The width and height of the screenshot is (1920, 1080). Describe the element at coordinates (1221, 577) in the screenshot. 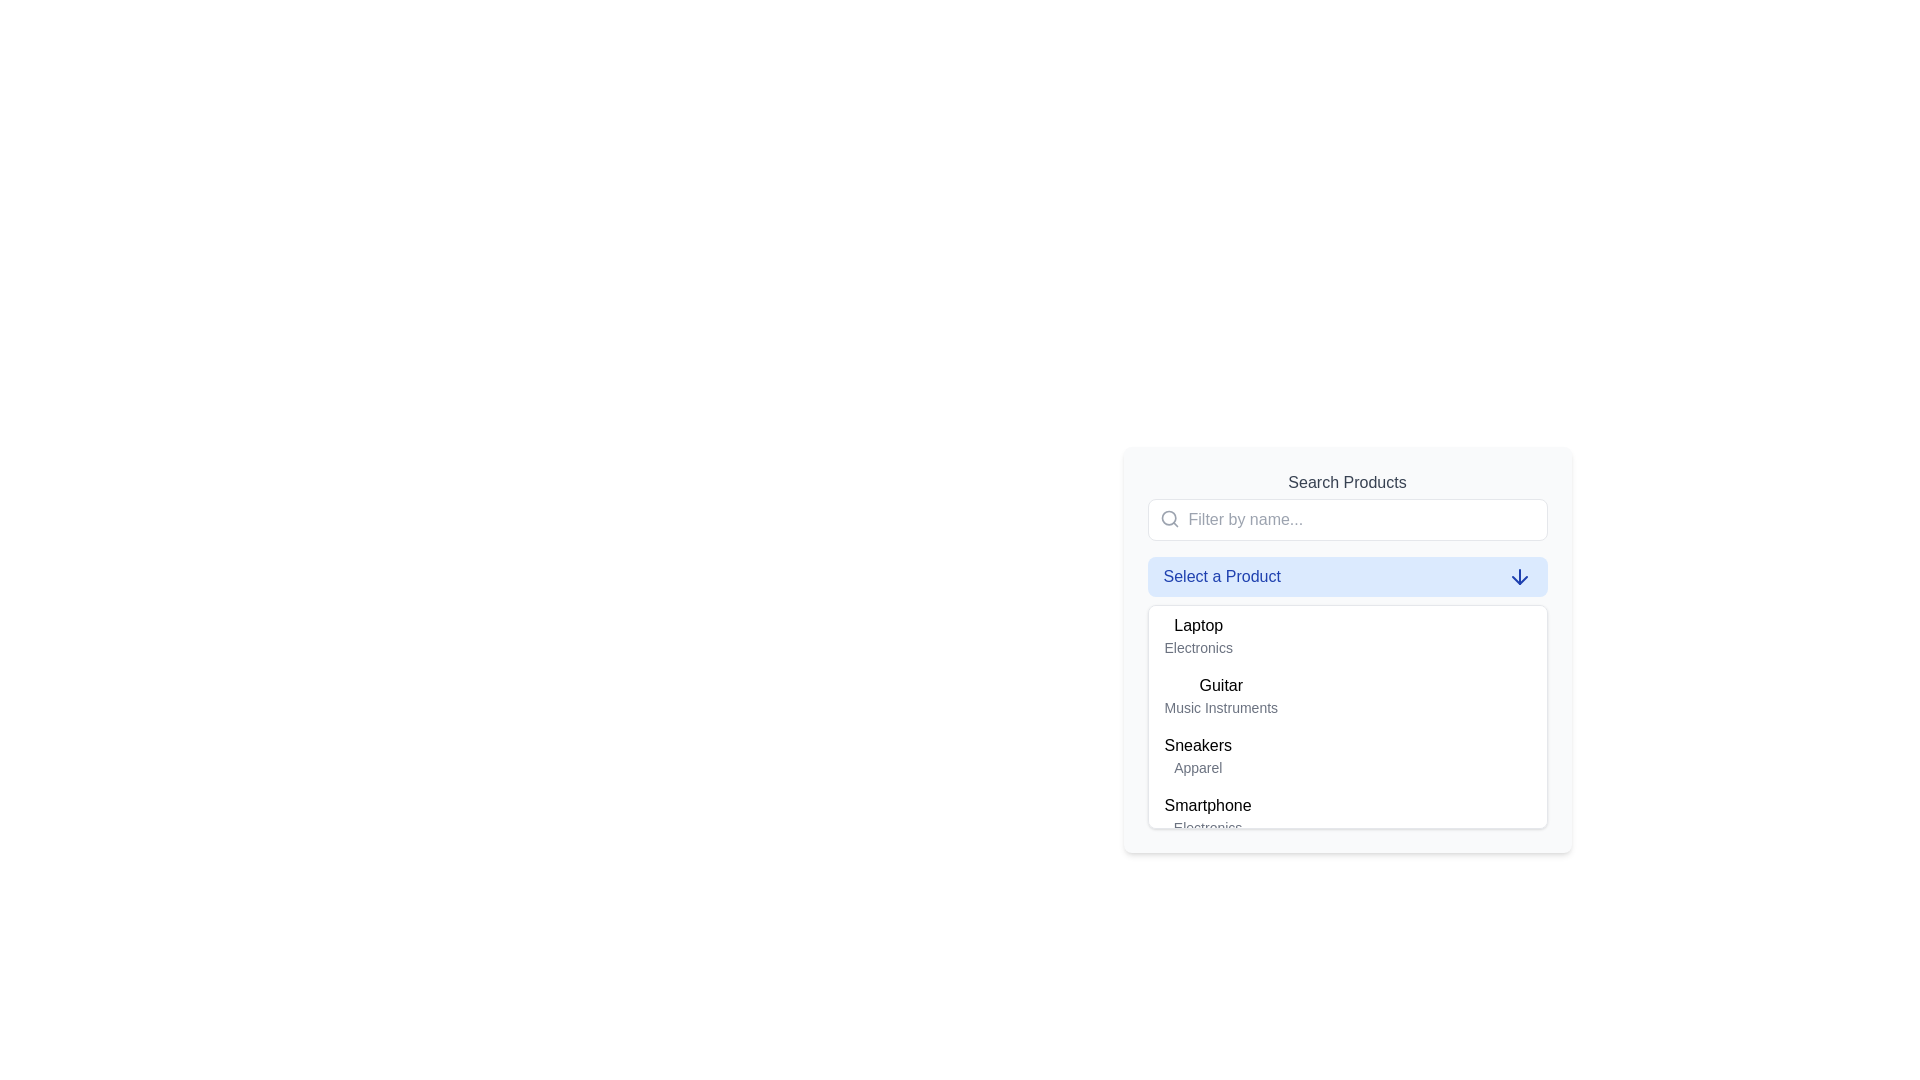

I see `the text label that prompts users to select an item from the dropdown options, which is positioned within the dropdown menu aligned to the left` at that location.